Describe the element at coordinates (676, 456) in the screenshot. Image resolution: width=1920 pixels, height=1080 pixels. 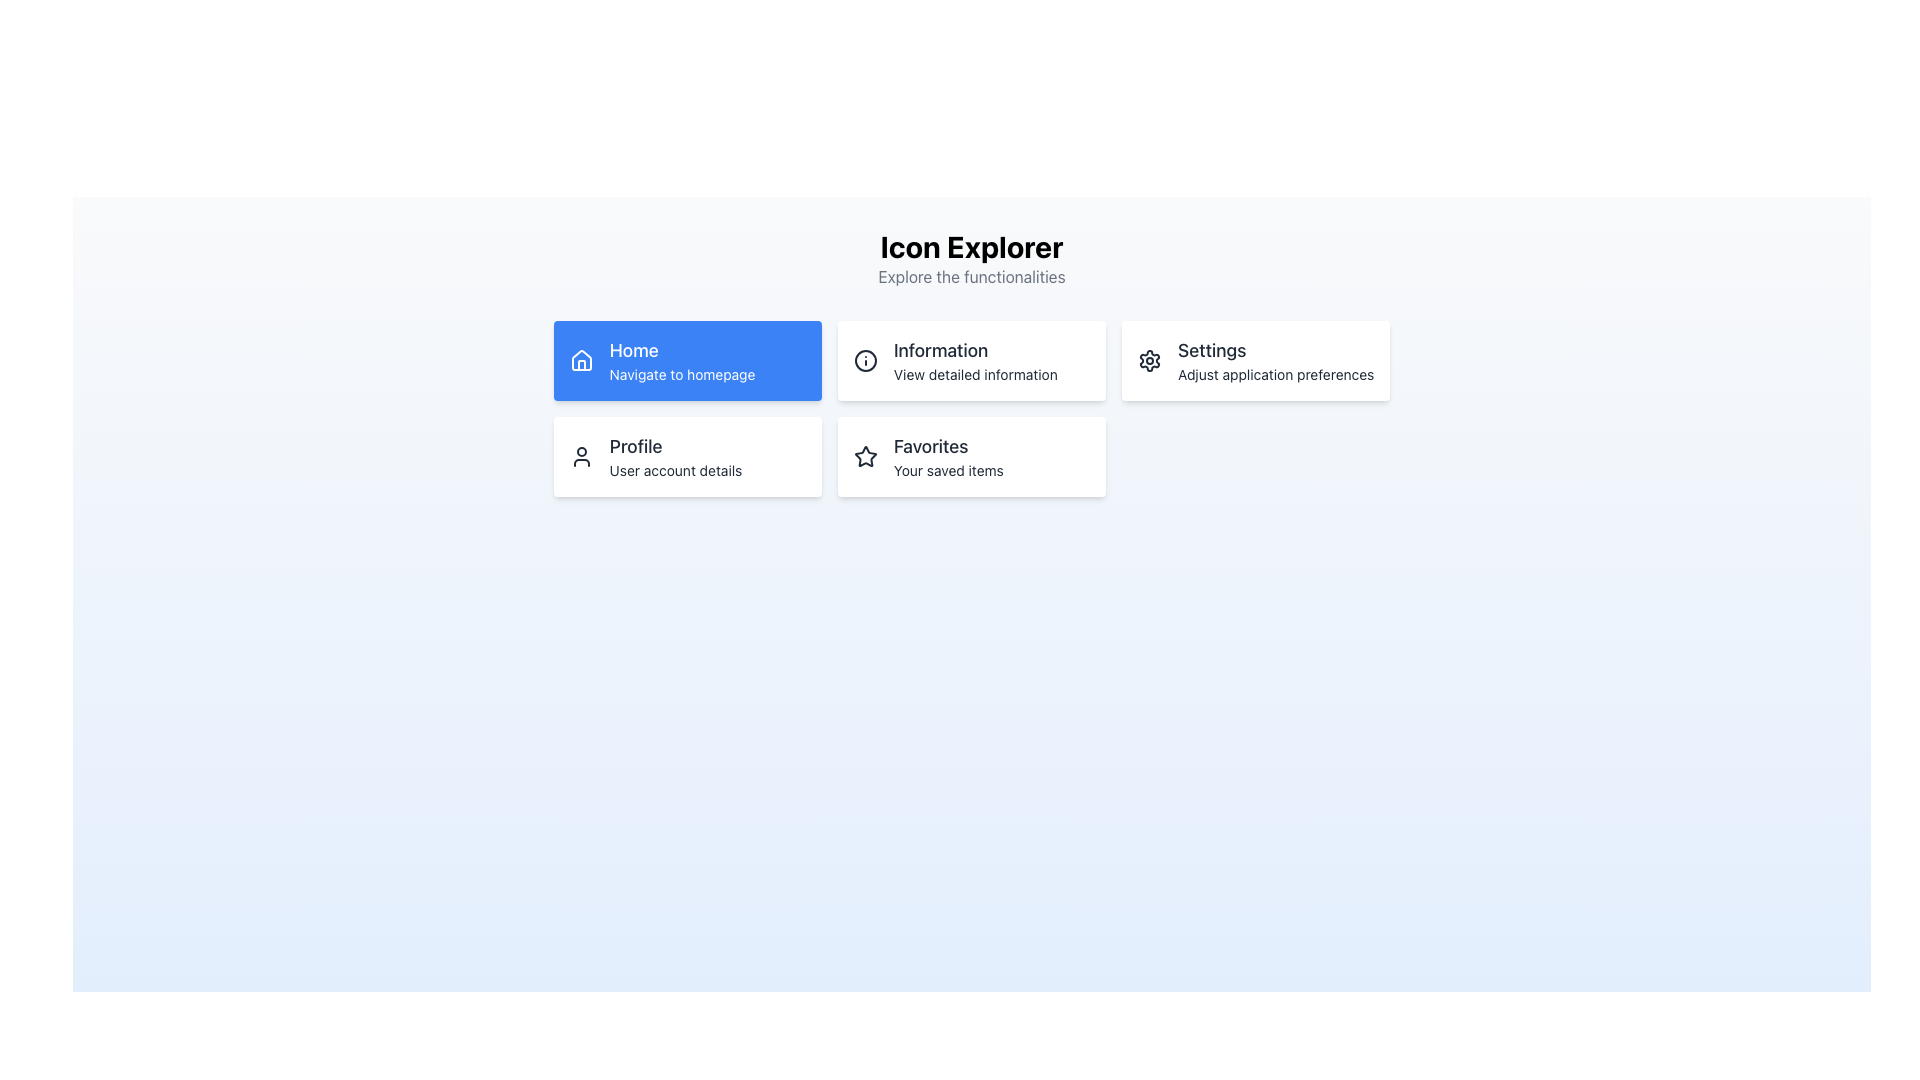
I see `the text block that contains the title 'Profile' and subtitle 'User account details', located in the second row, first column of the layout, to the right of the user icon` at that location.